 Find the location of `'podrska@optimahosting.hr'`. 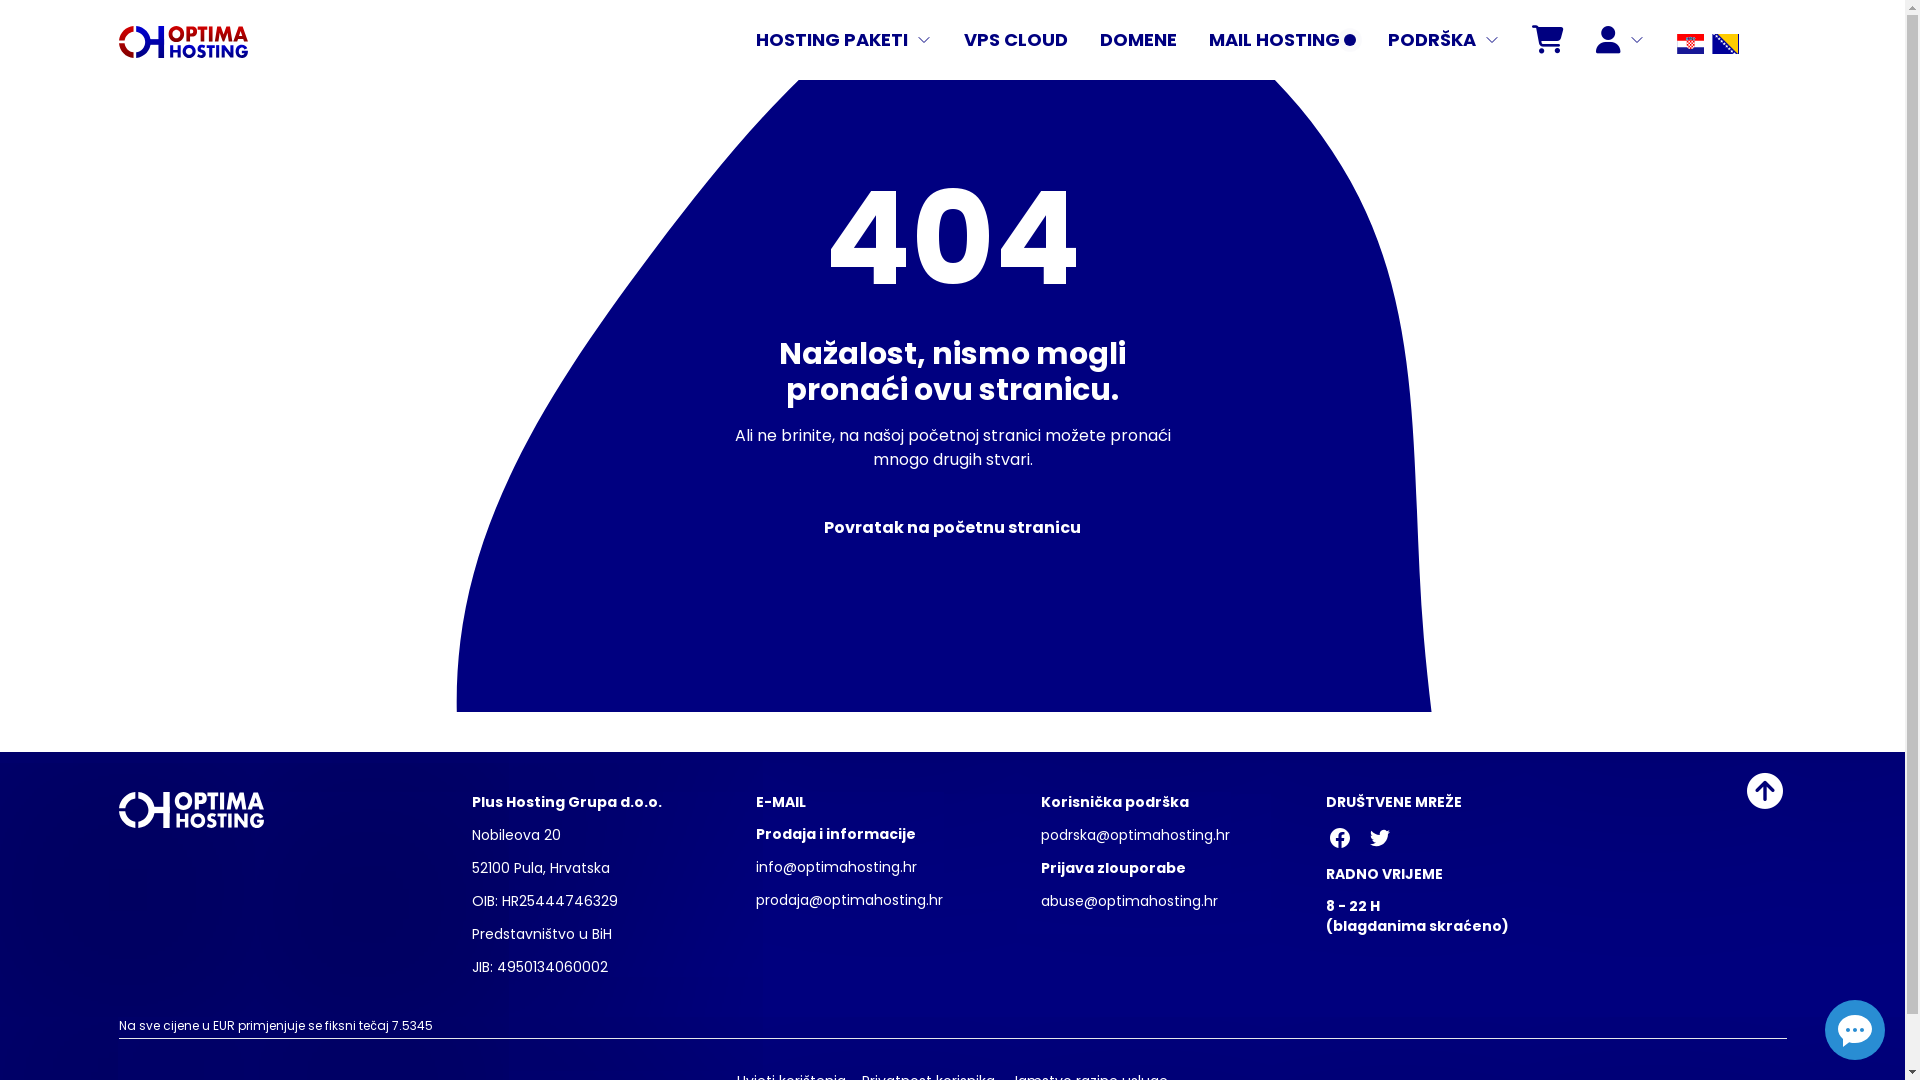

'podrska@optimahosting.hr' is located at coordinates (1135, 834).